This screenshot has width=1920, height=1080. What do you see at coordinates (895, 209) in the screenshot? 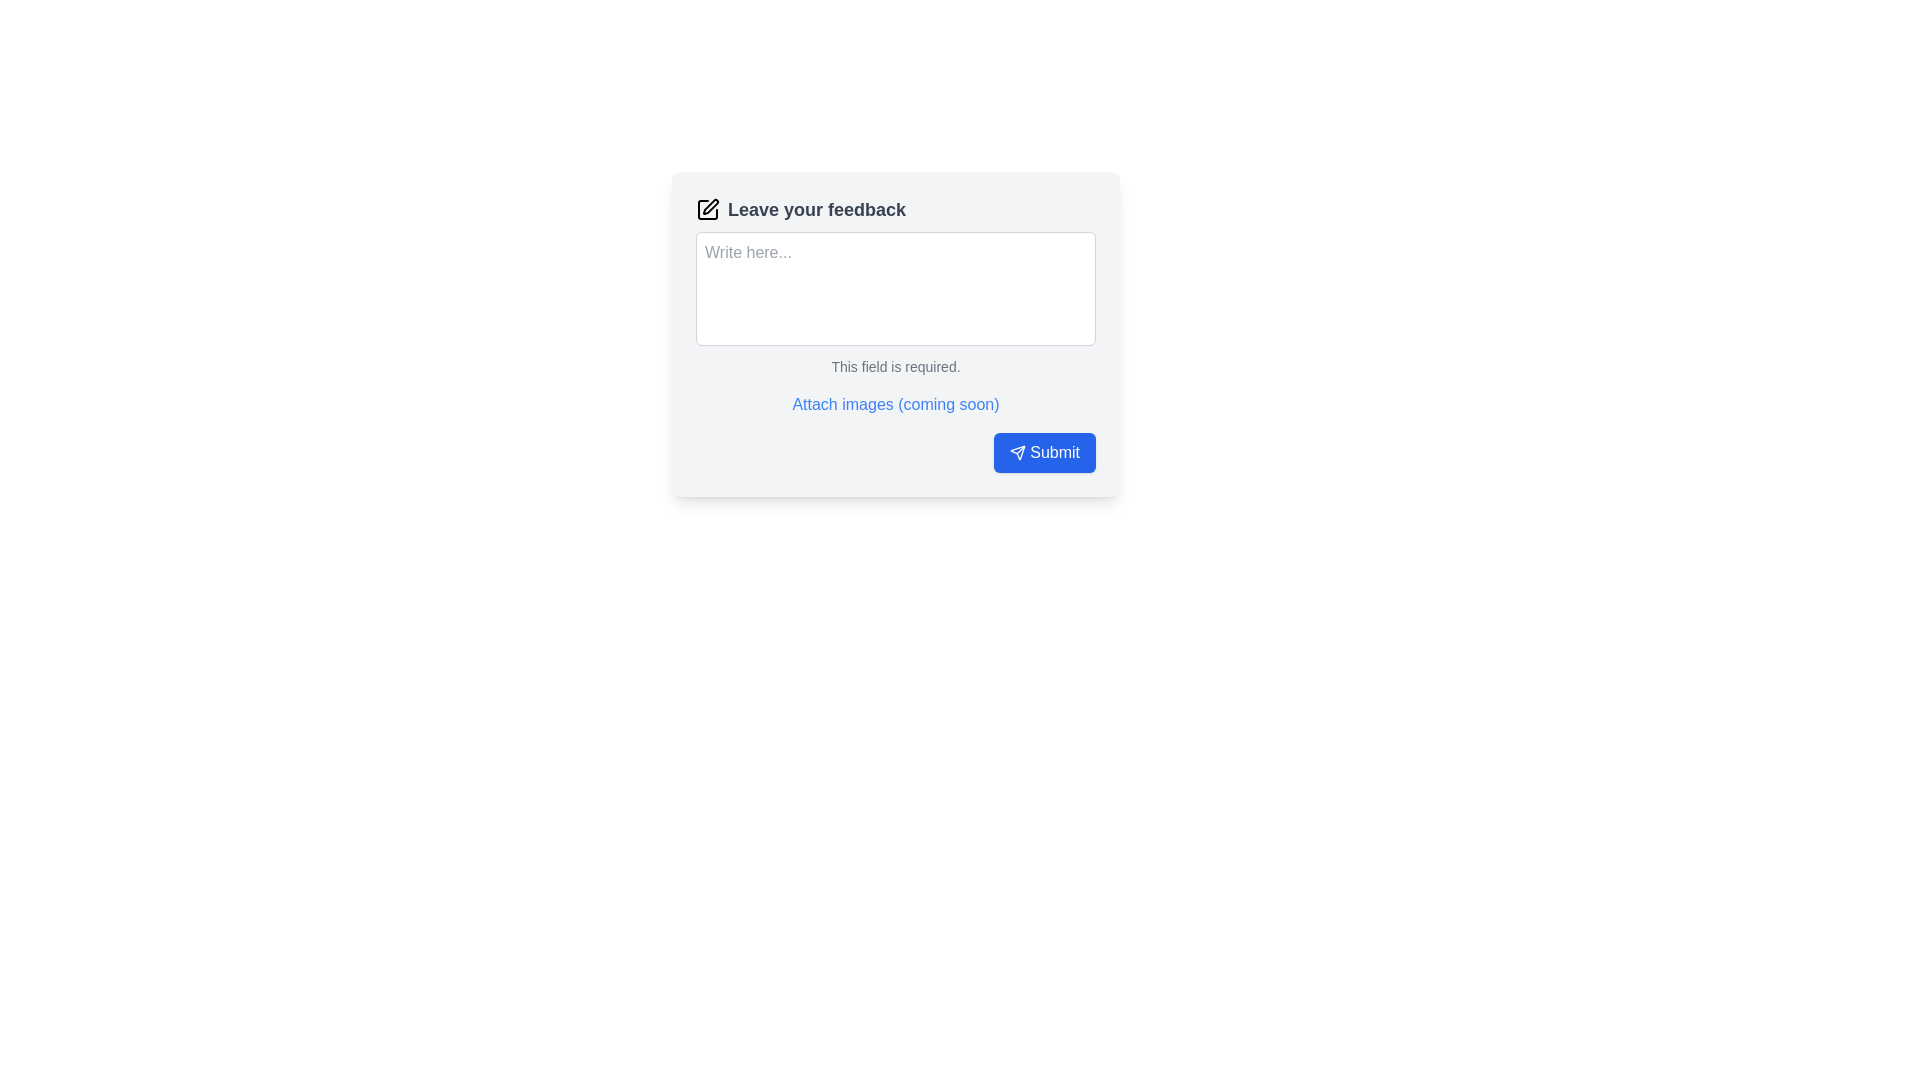
I see `the 'Leave your feedback' label with the pencil icon, which is positioned at the top of the feedback form, directly above the input area` at bounding box center [895, 209].